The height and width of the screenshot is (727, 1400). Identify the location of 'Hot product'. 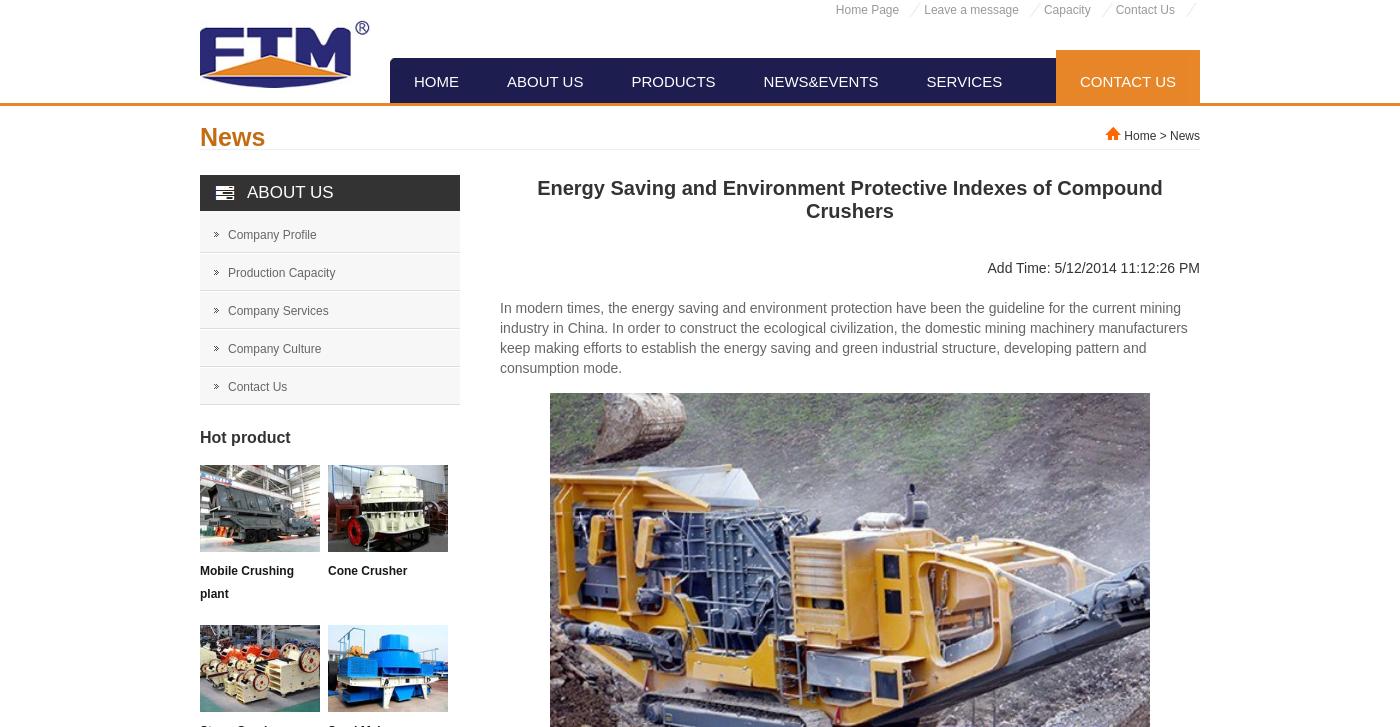
(244, 436).